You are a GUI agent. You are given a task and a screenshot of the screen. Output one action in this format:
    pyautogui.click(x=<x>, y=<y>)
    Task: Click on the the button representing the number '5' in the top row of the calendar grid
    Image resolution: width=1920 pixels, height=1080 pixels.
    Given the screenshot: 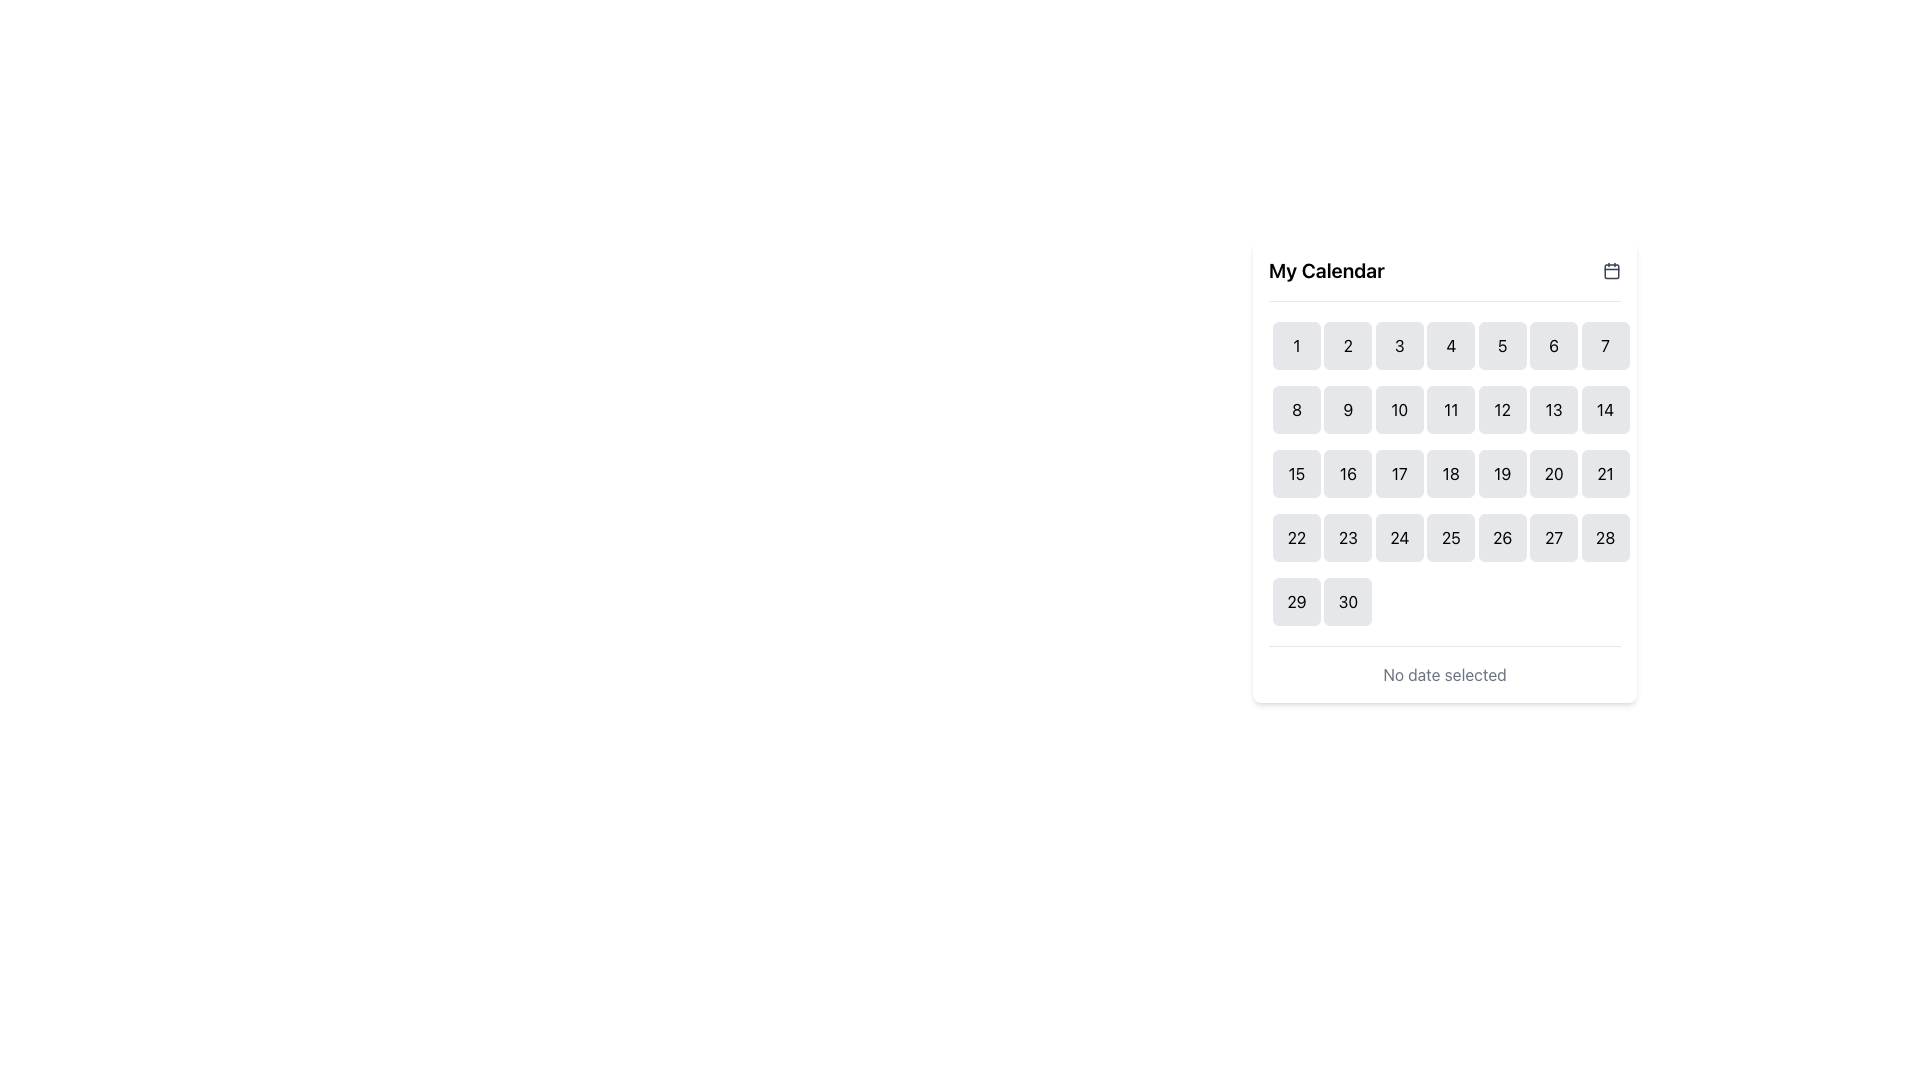 What is the action you would take?
    pyautogui.click(x=1502, y=345)
    